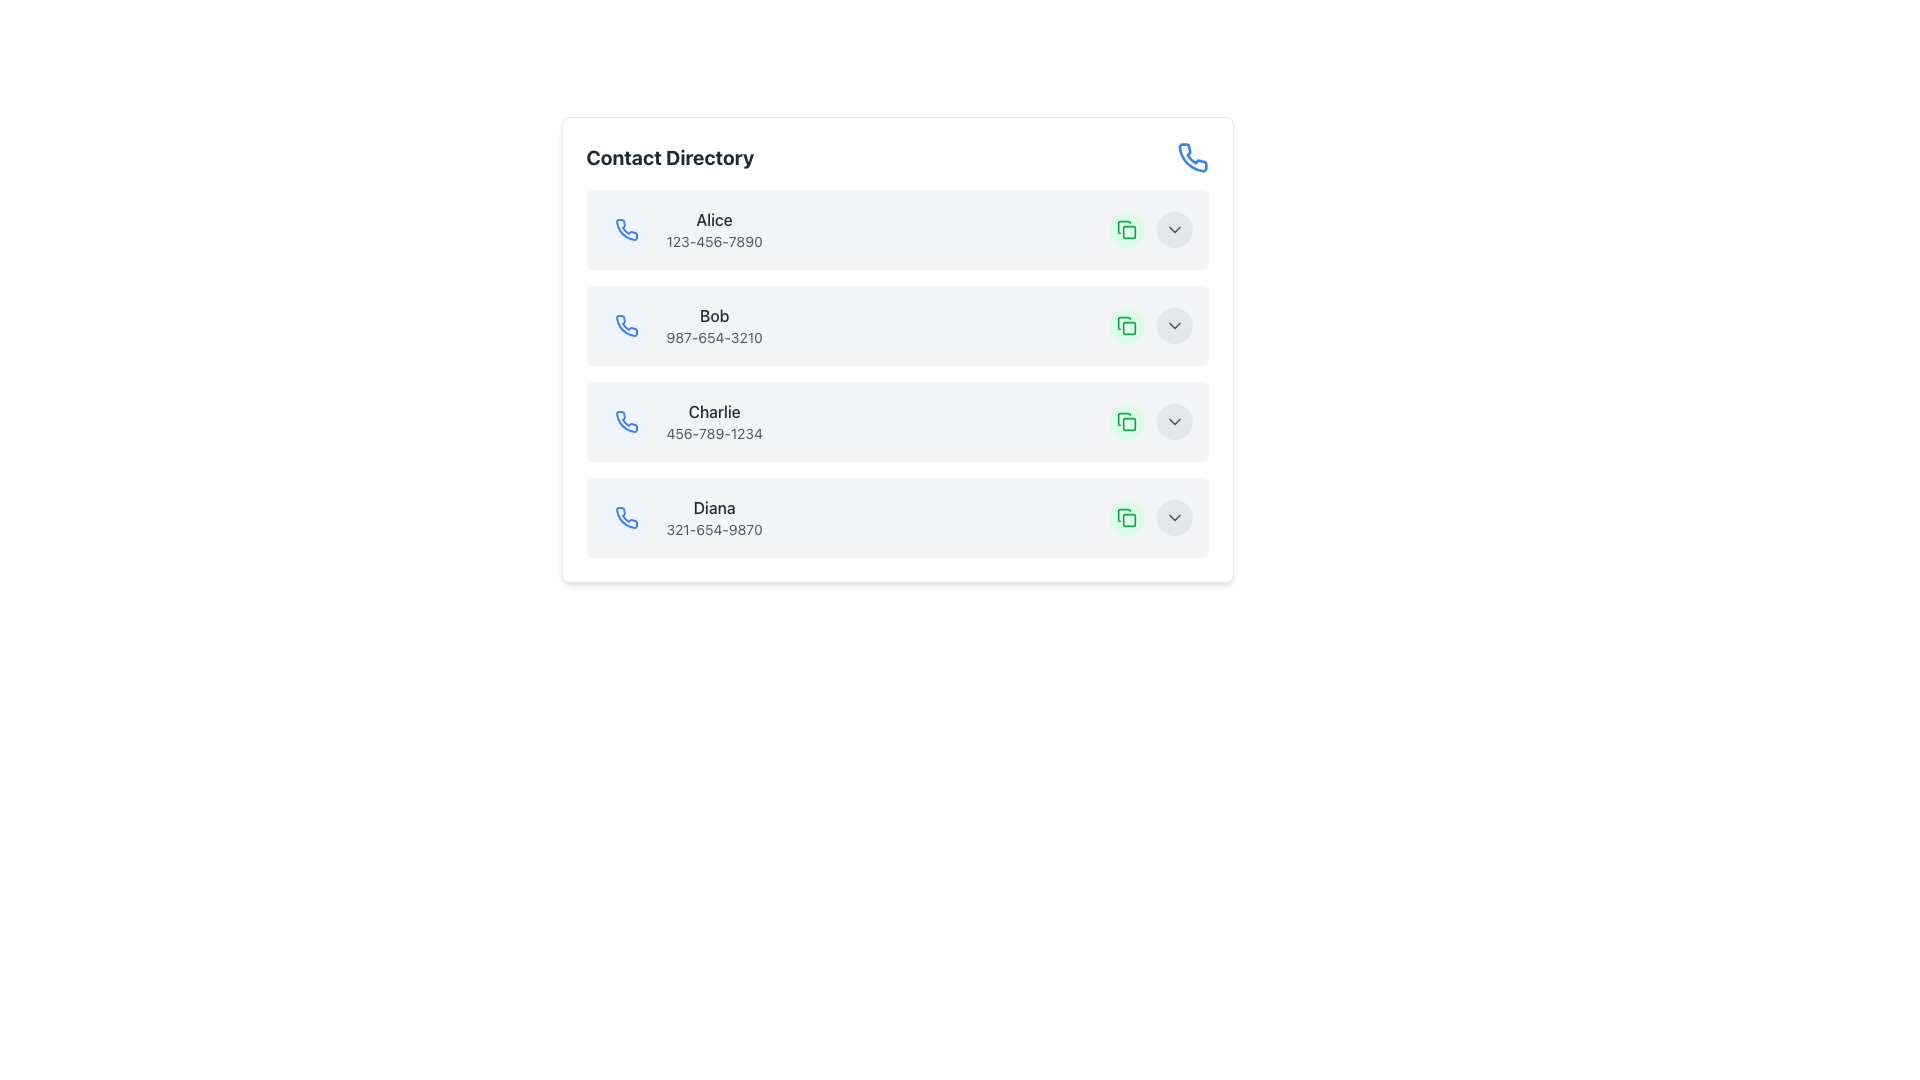 Image resolution: width=1920 pixels, height=1080 pixels. Describe the element at coordinates (682, 325) in the screenshot. I see `contact information displayed in the text component of the second contact card, which includes the name and phone number` at that location.